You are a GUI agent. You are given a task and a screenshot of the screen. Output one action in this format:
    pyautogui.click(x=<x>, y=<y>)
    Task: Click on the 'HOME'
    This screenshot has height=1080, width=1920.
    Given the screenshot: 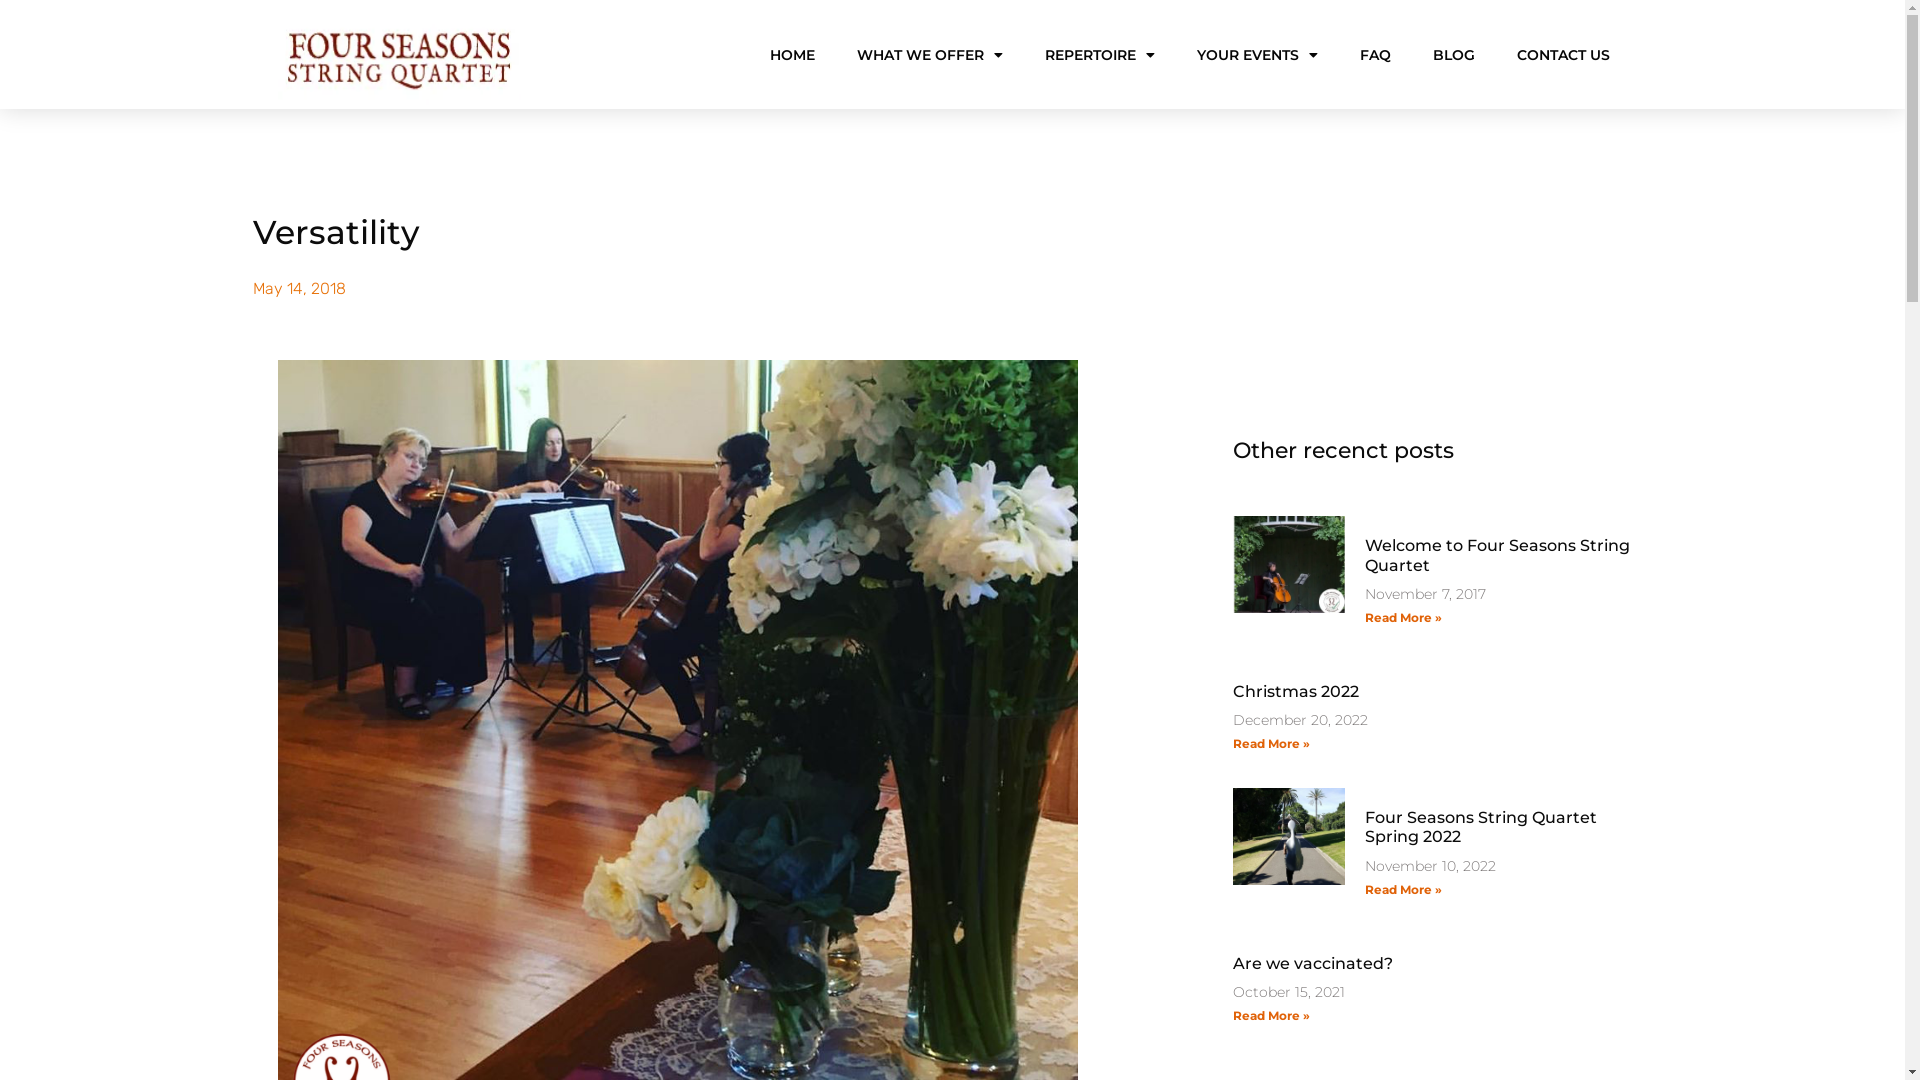 What is the action you would take?
    pyautogui.click(x=791, y=53)
    